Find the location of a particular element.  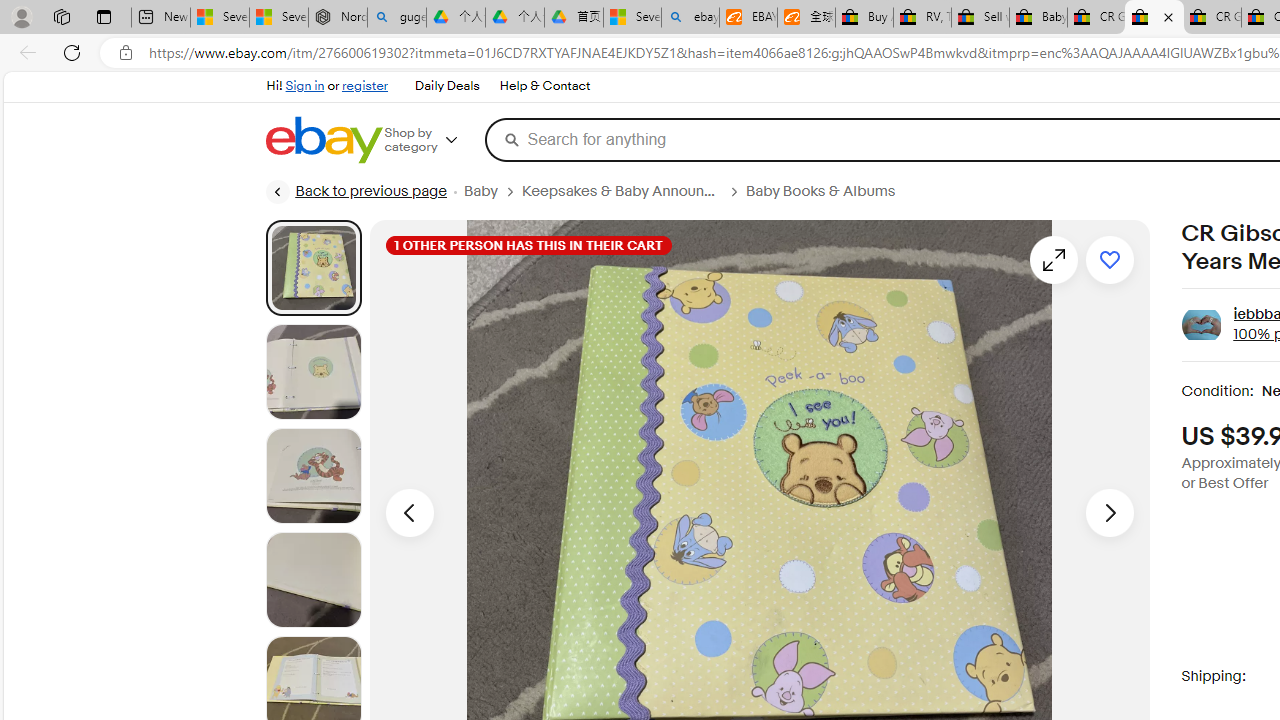

'Next image - Item images thumbnails' is located at coordinates (1108, 511).